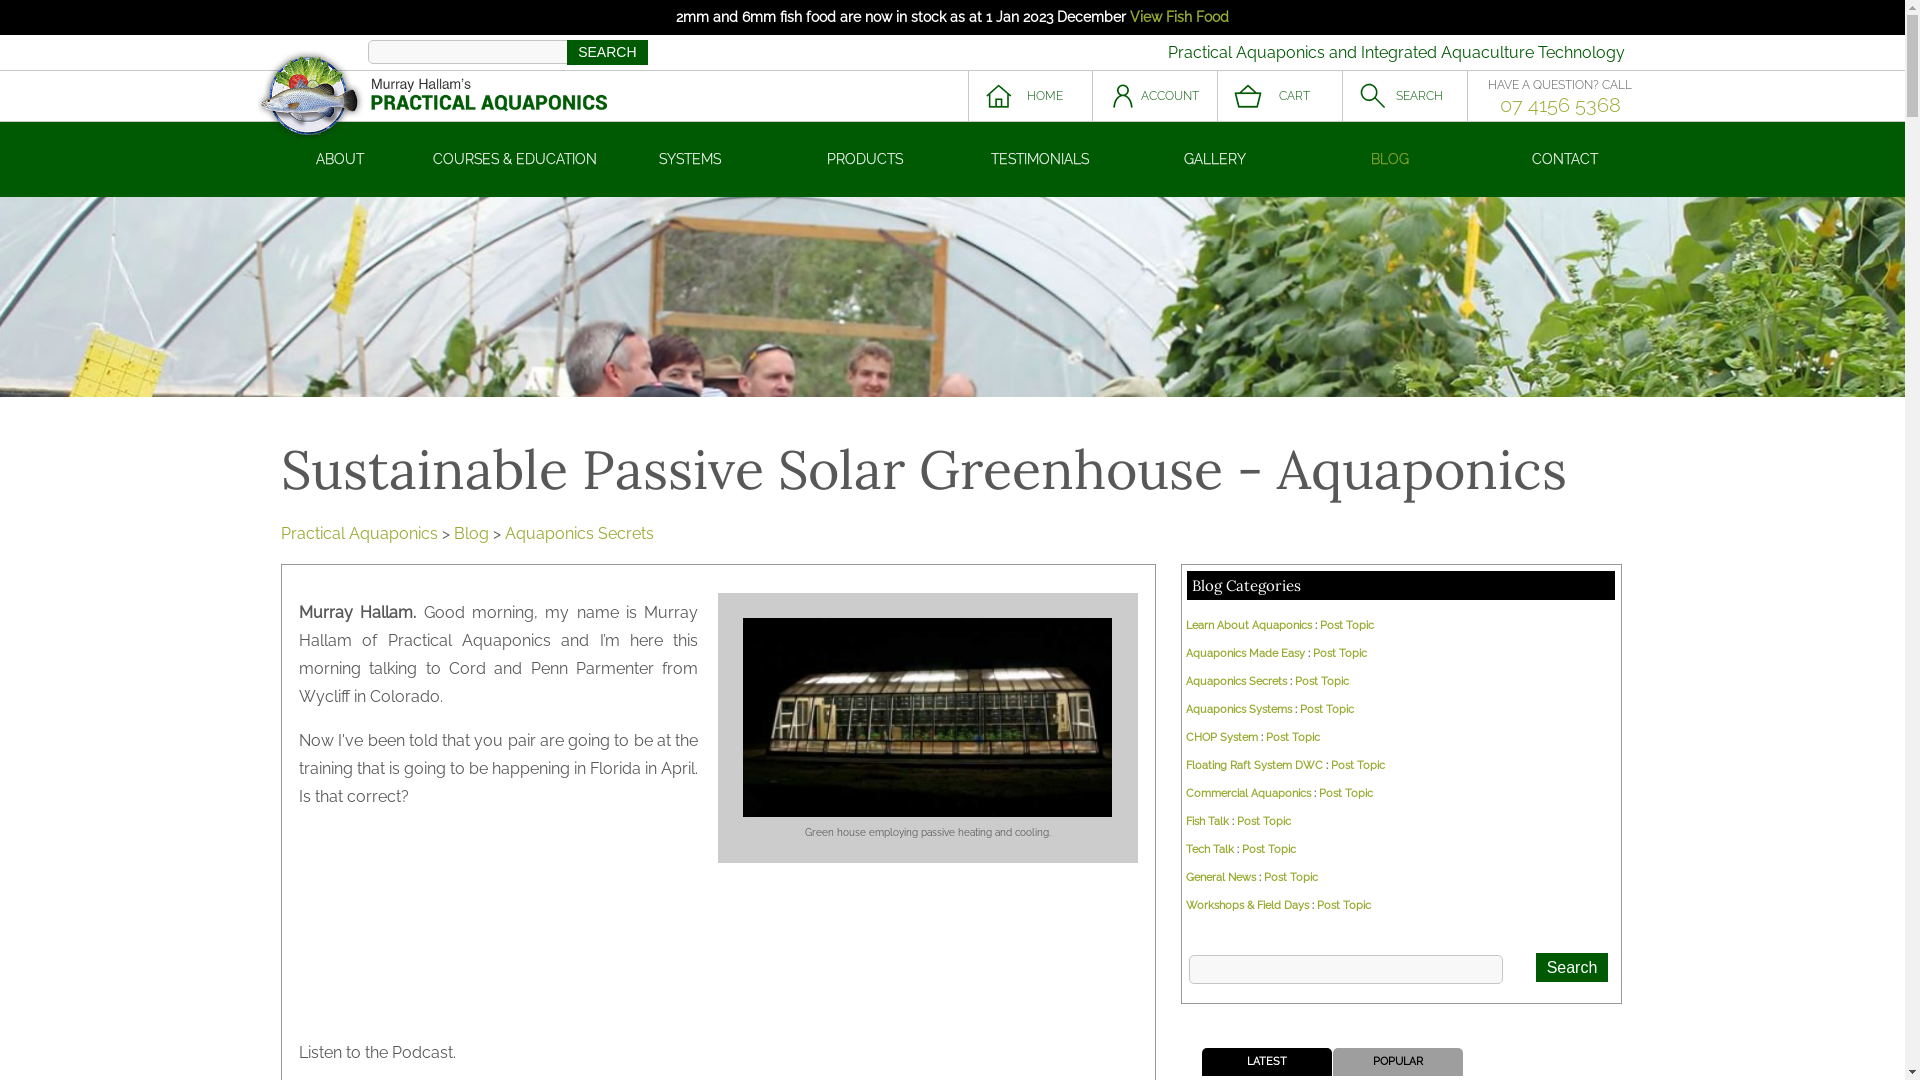 The image size is (1920, 1080). Describe the element at coordinates (1247, 624) in the screenshot. I see `'Learn About Aquaponics'` at that location.